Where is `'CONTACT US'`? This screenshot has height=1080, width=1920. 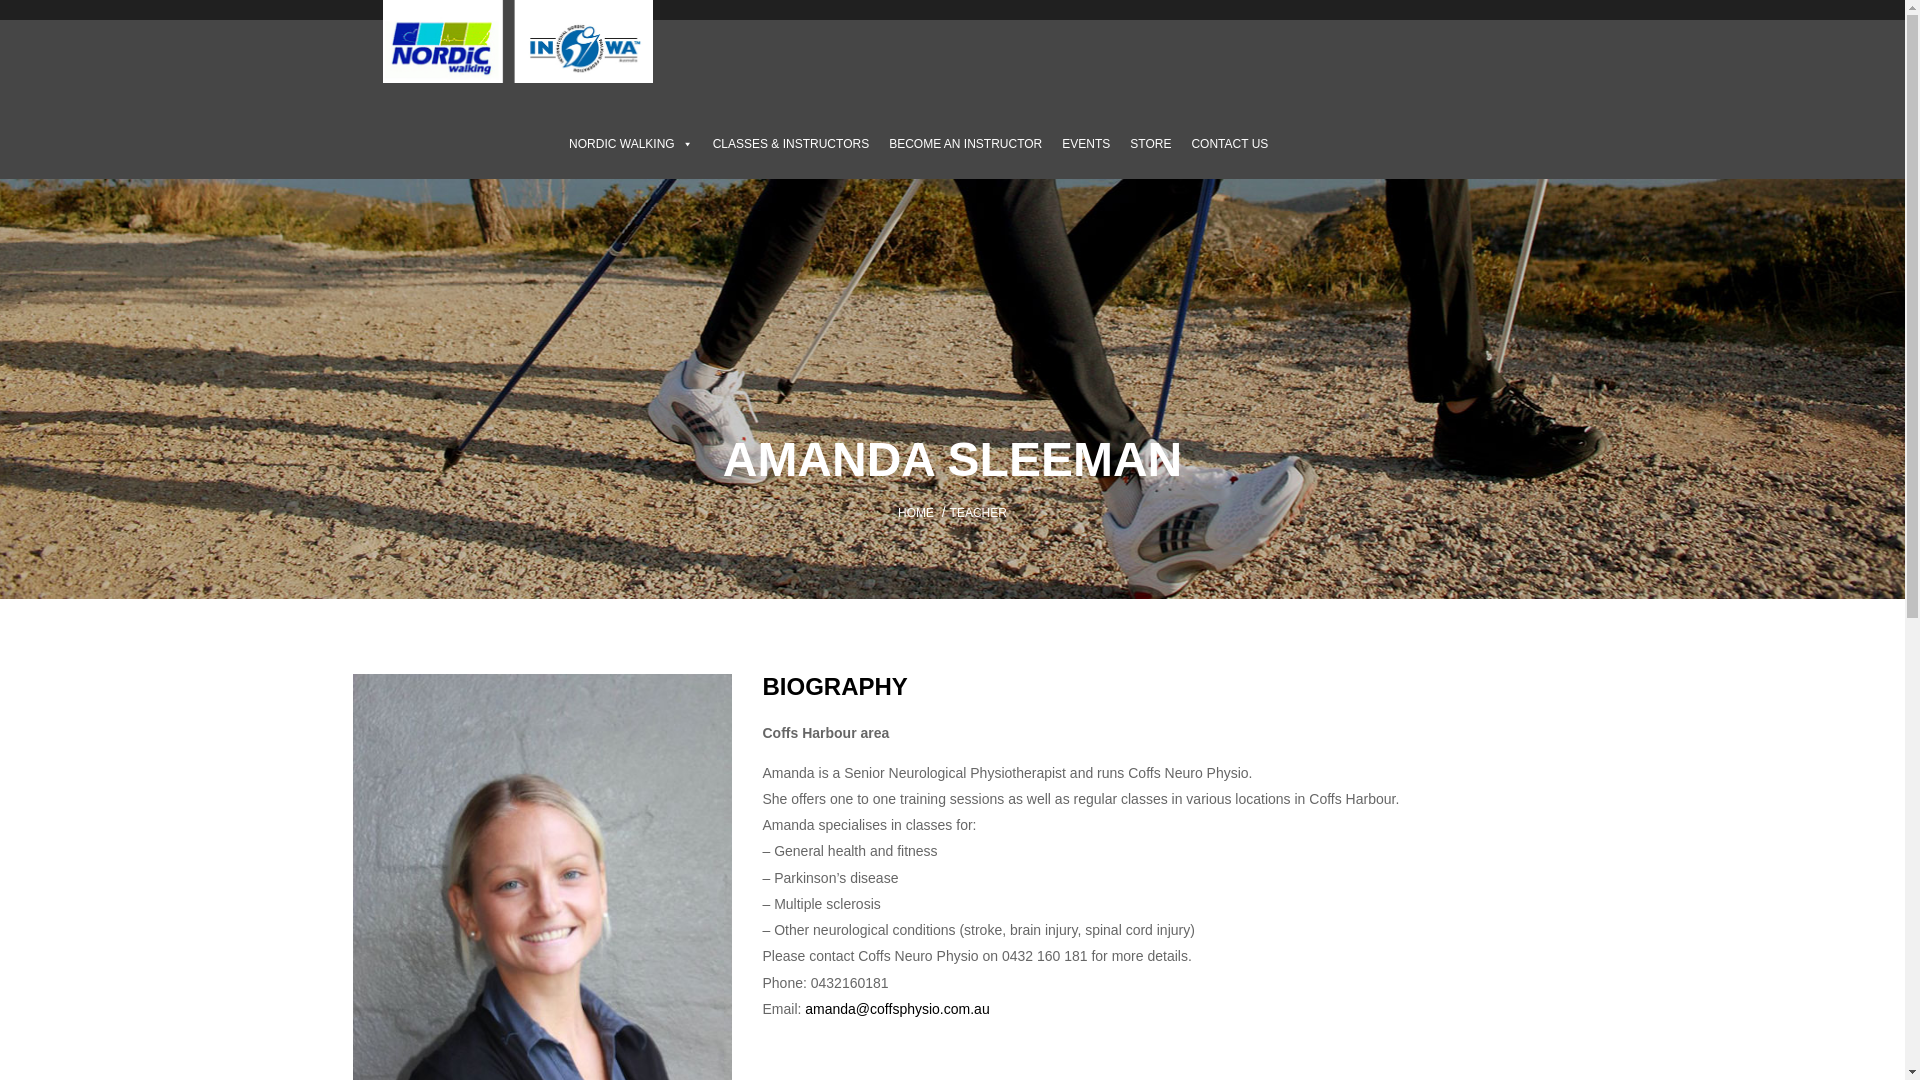 'CONTACT US' is located at coordinates (1228, 142).